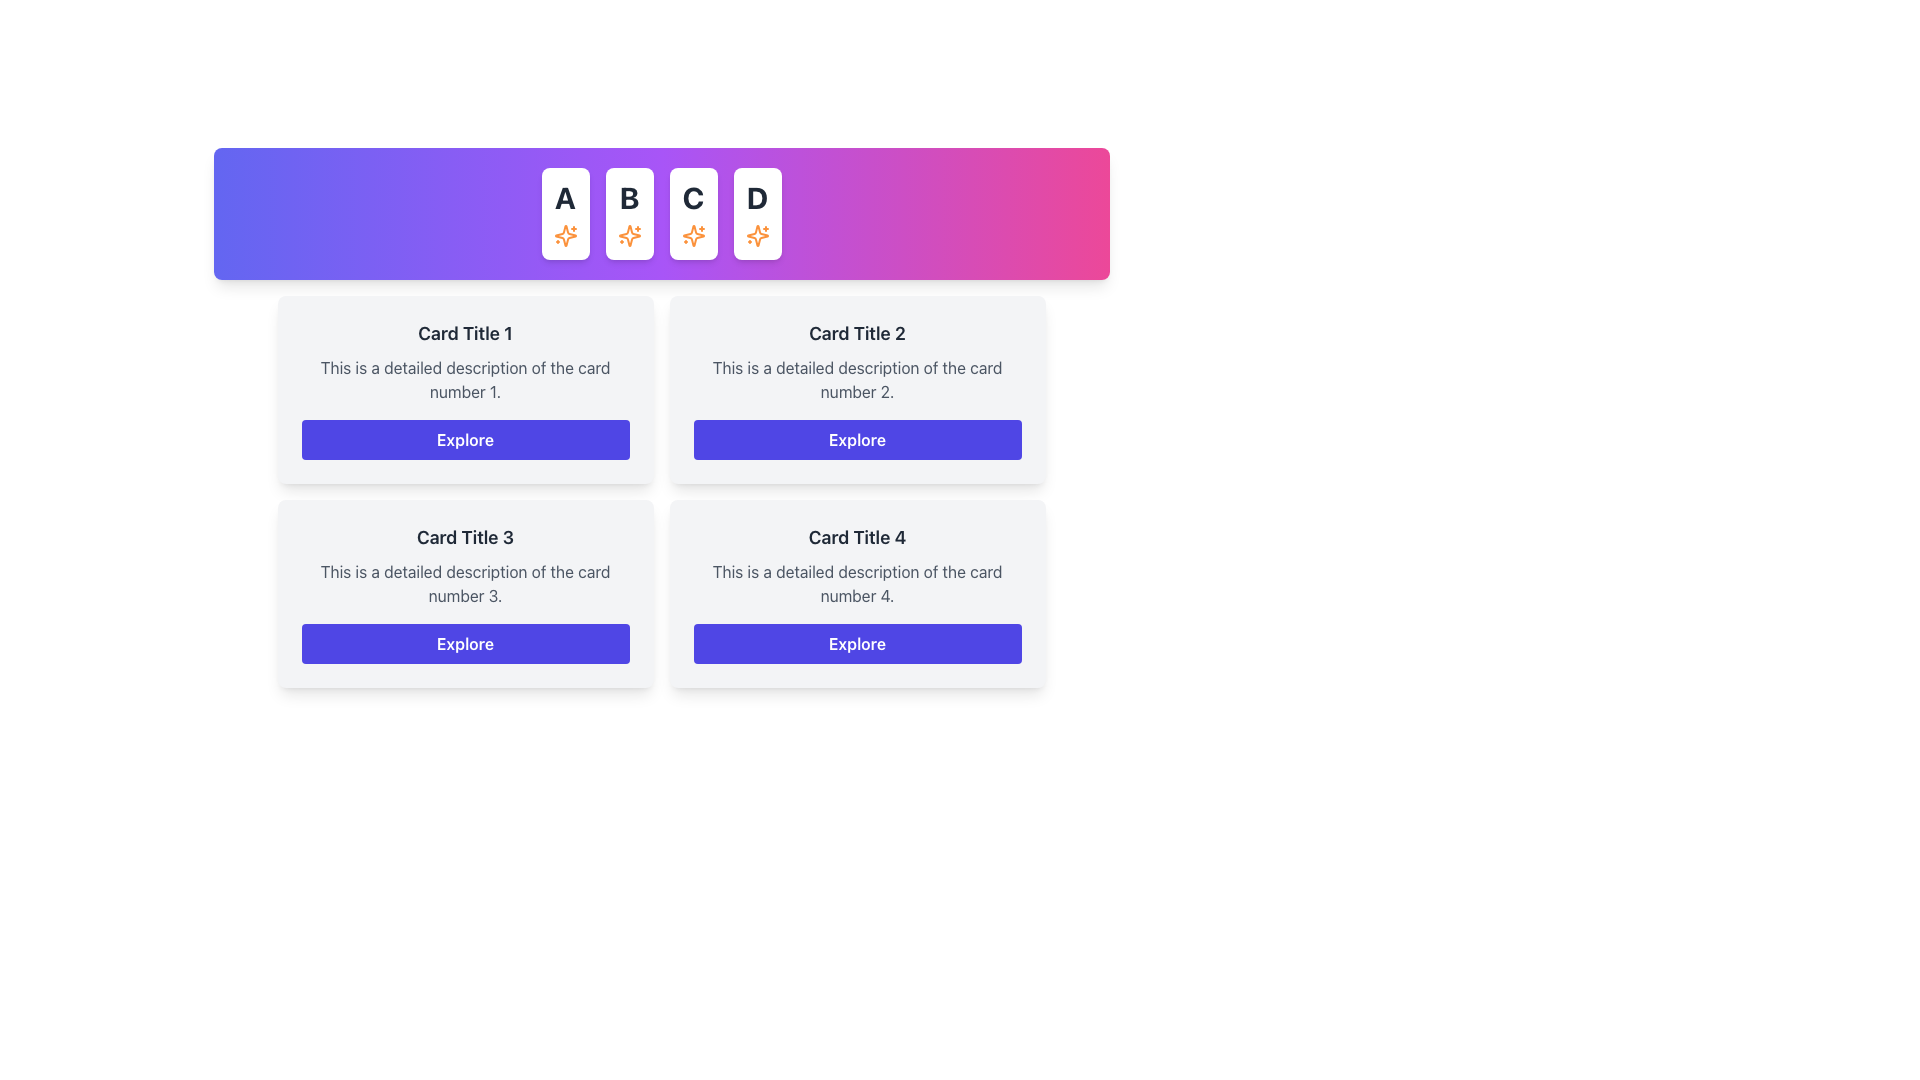 The height and width of the screenshot is (1080, 1920). What do you see at coordinates (628, 234) in the screenshot?
I see `the orange sparkles icon located beneath the bold 'B' in the second card of the row` at bounding box center [628, 234].